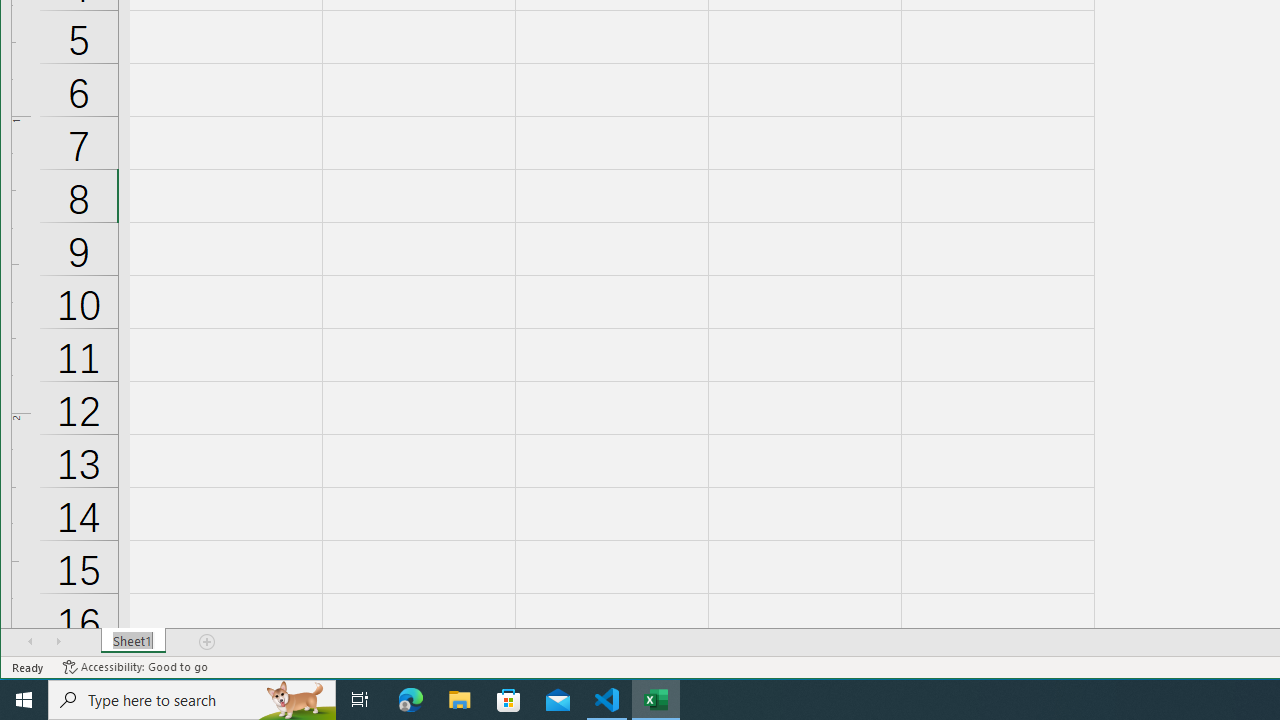 The image size is (1280, 720). I want to click on 'Start', so click(24, 698).